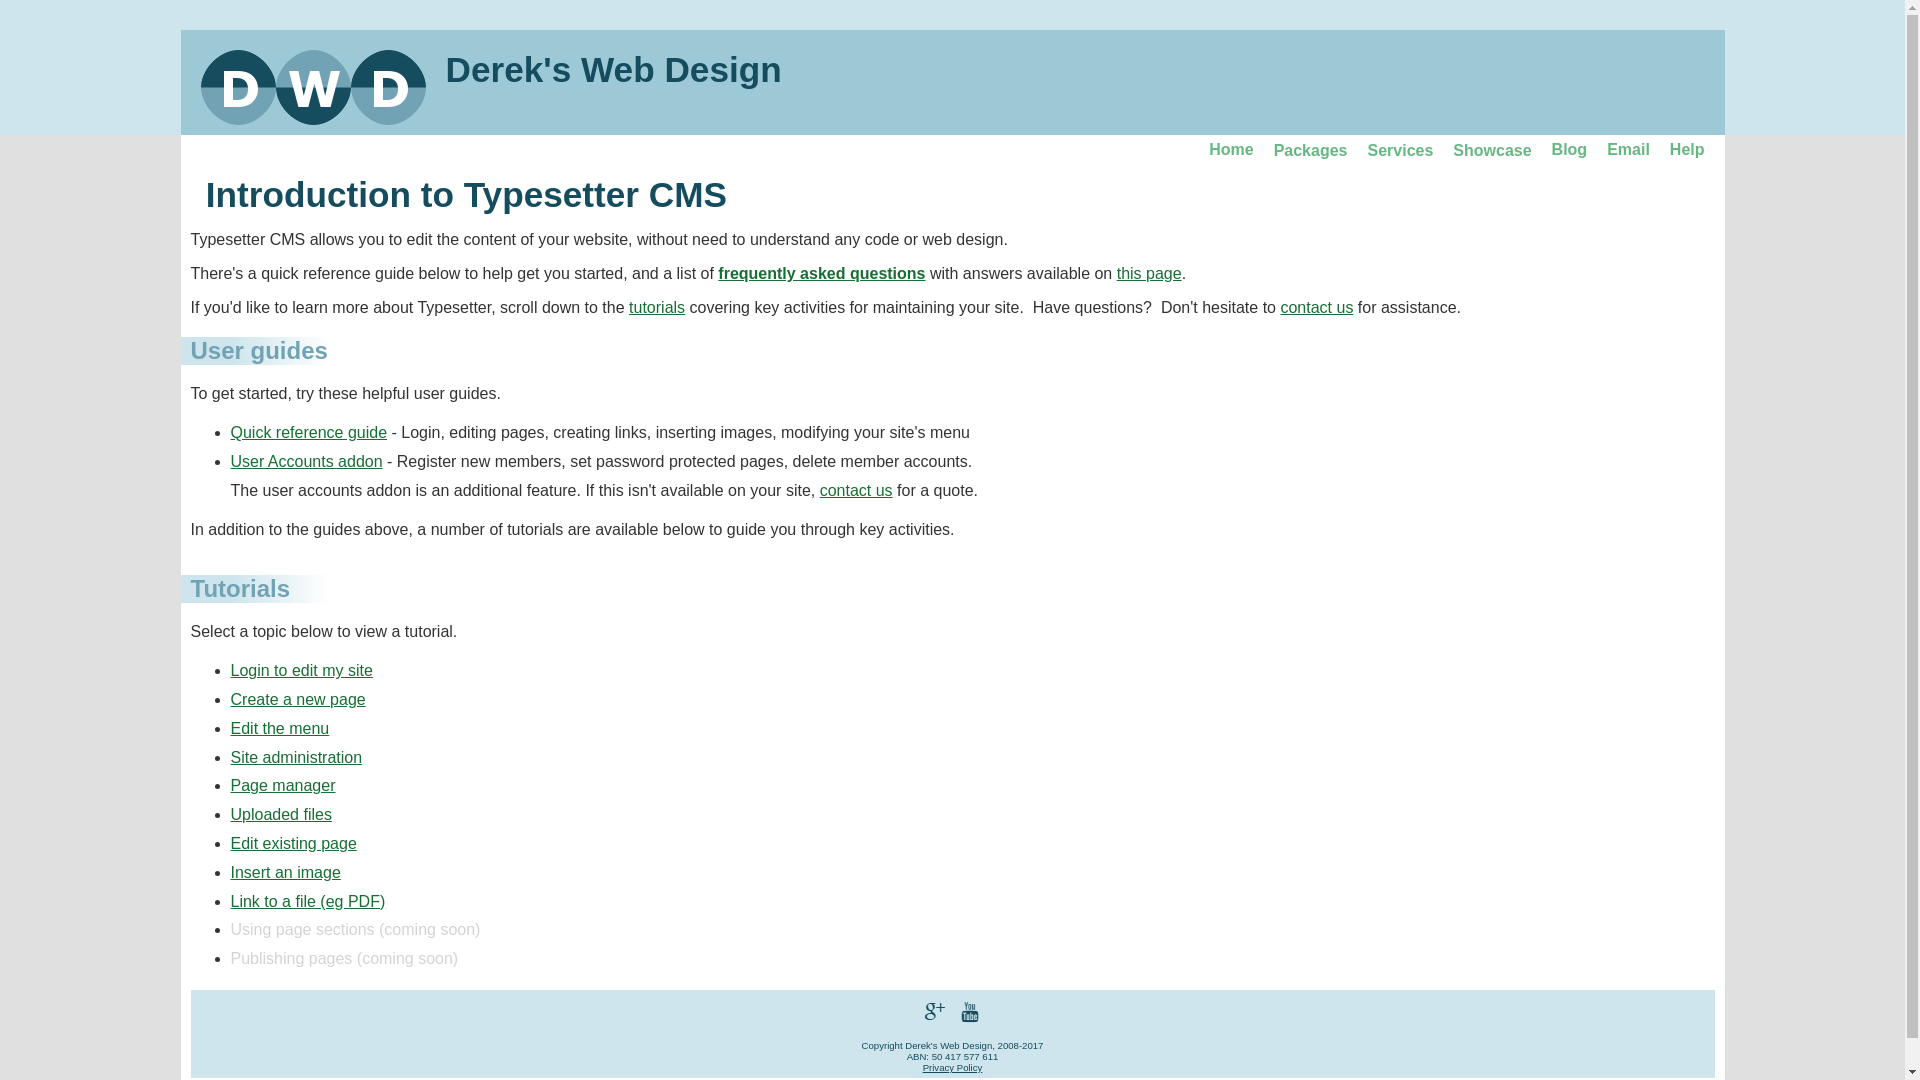 This screenshot has height=1080, width=1920. I want to click on 'Edit the menu', so click(278, 728).